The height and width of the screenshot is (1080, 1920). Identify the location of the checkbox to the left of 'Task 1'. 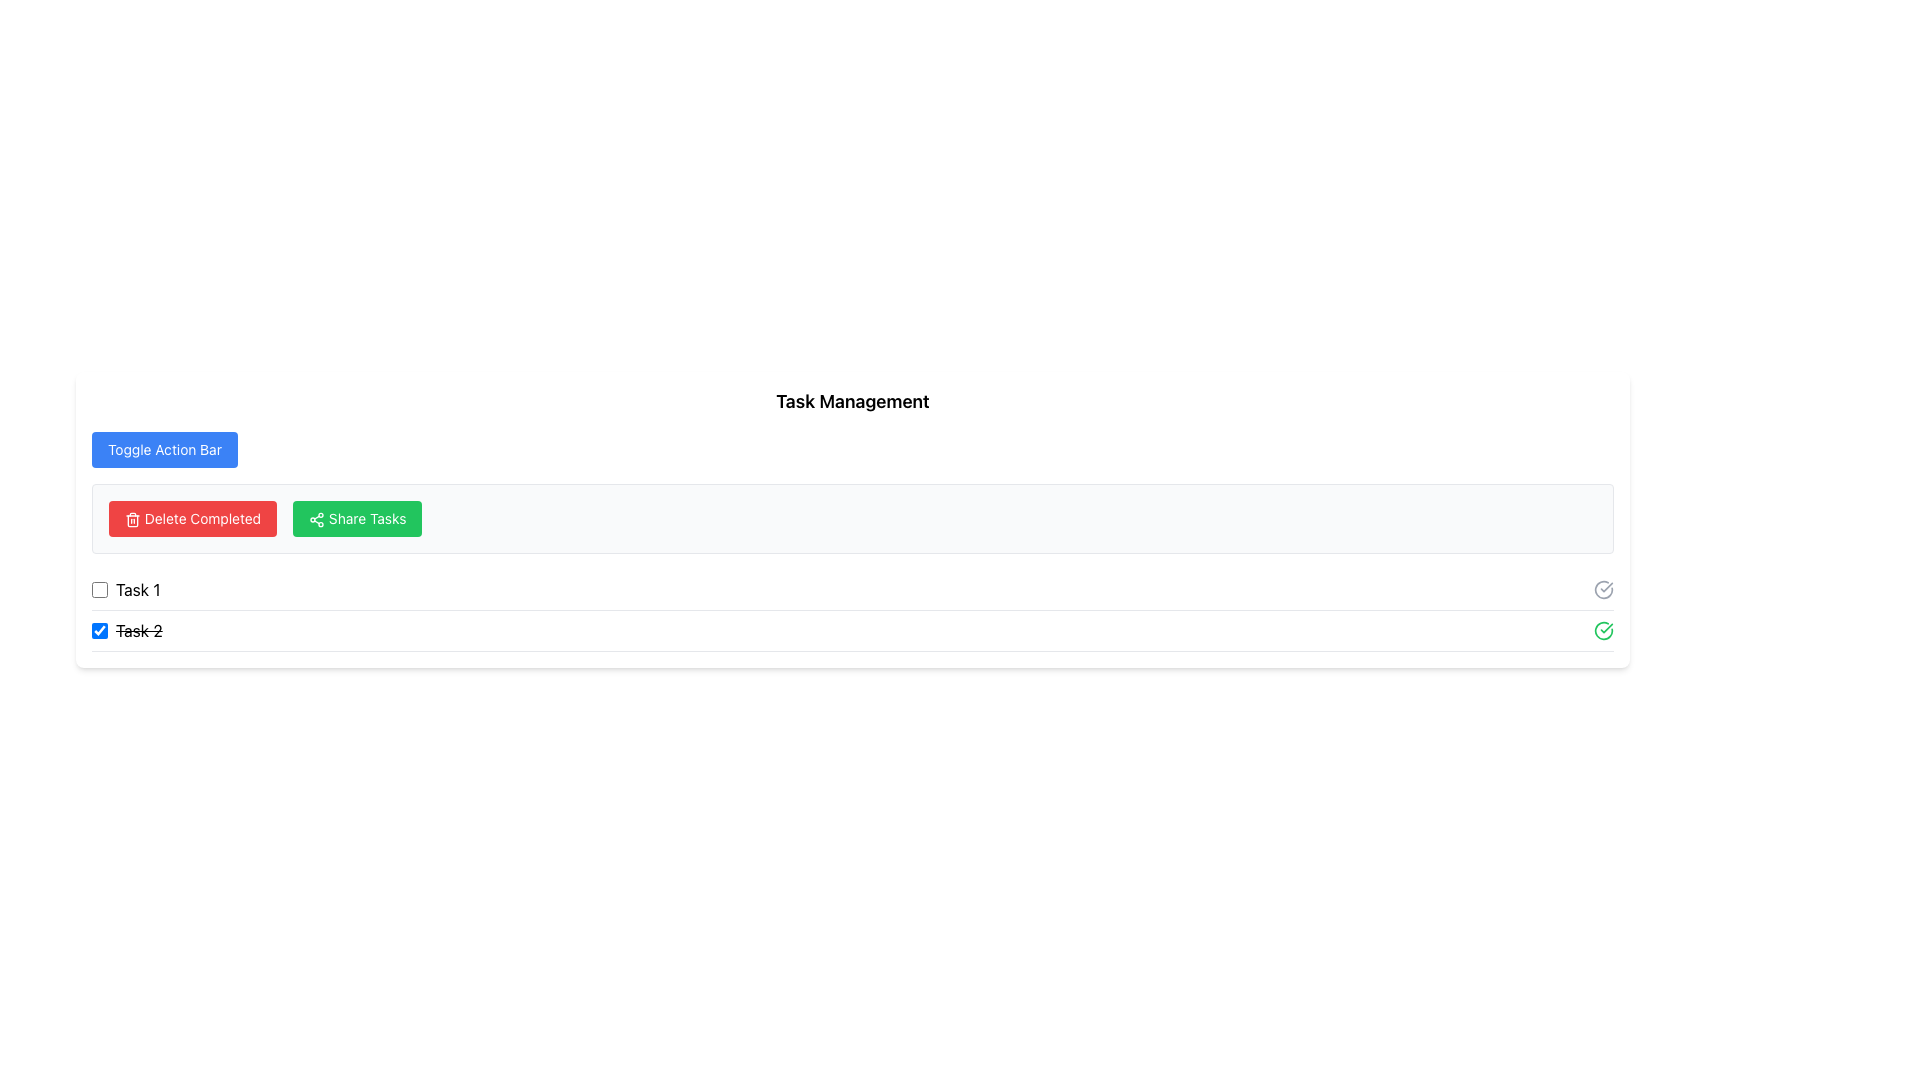
(99, 589).